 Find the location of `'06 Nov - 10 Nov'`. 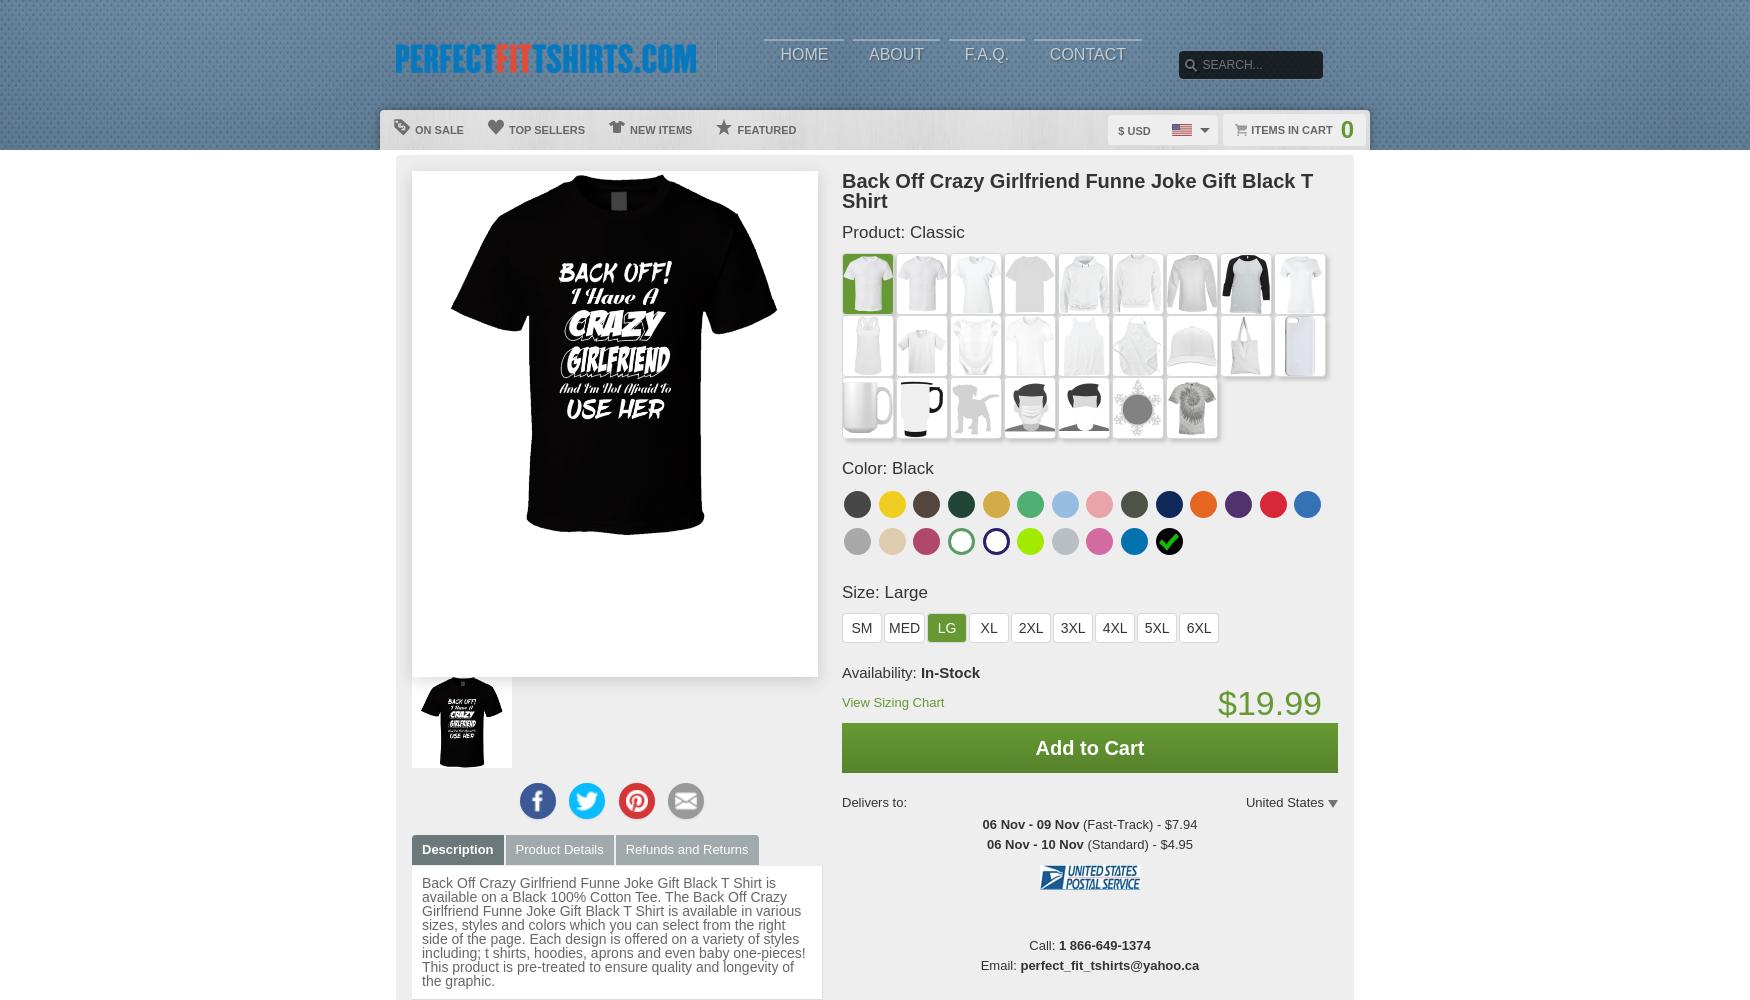

'06 Nov - 10 Nov' is located at coordinates (1033, 843).